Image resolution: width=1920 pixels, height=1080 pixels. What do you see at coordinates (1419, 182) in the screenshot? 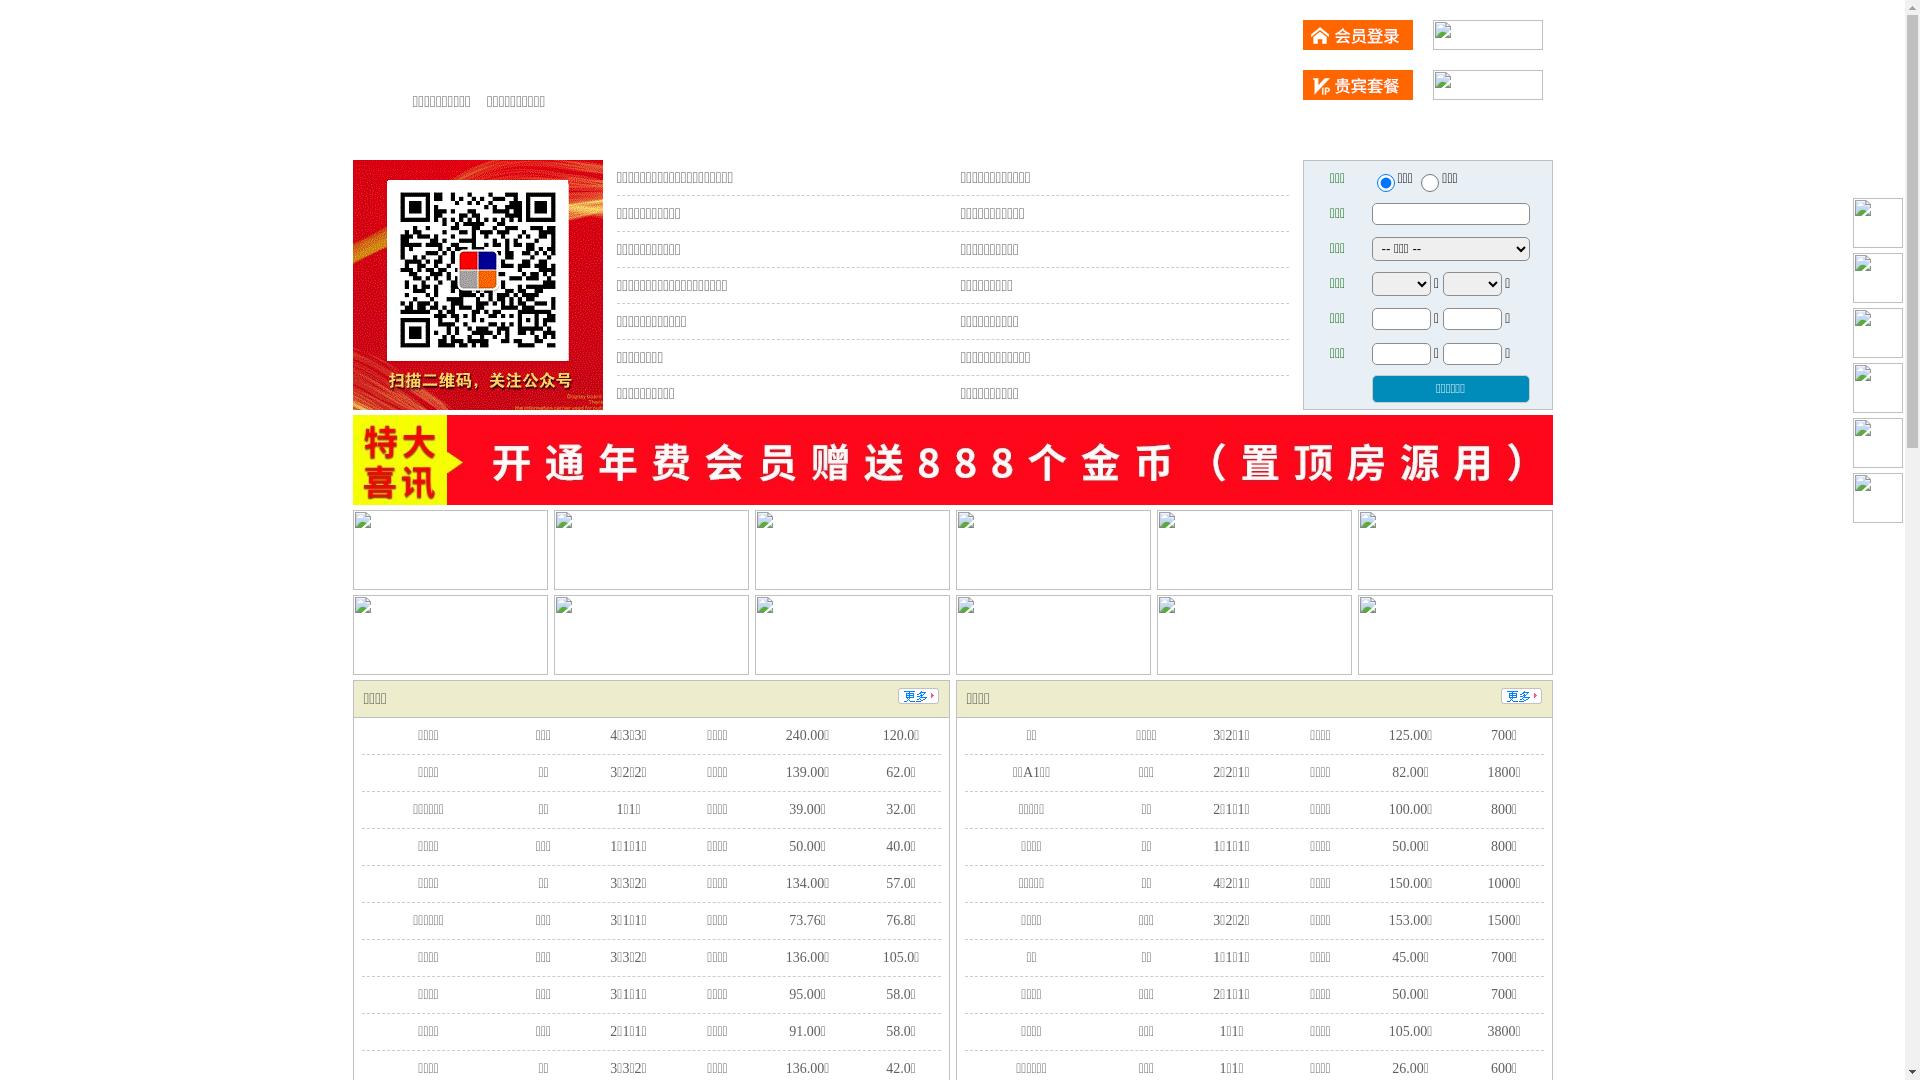
I see `'chuzu'` at bounding box center [1419, 182].